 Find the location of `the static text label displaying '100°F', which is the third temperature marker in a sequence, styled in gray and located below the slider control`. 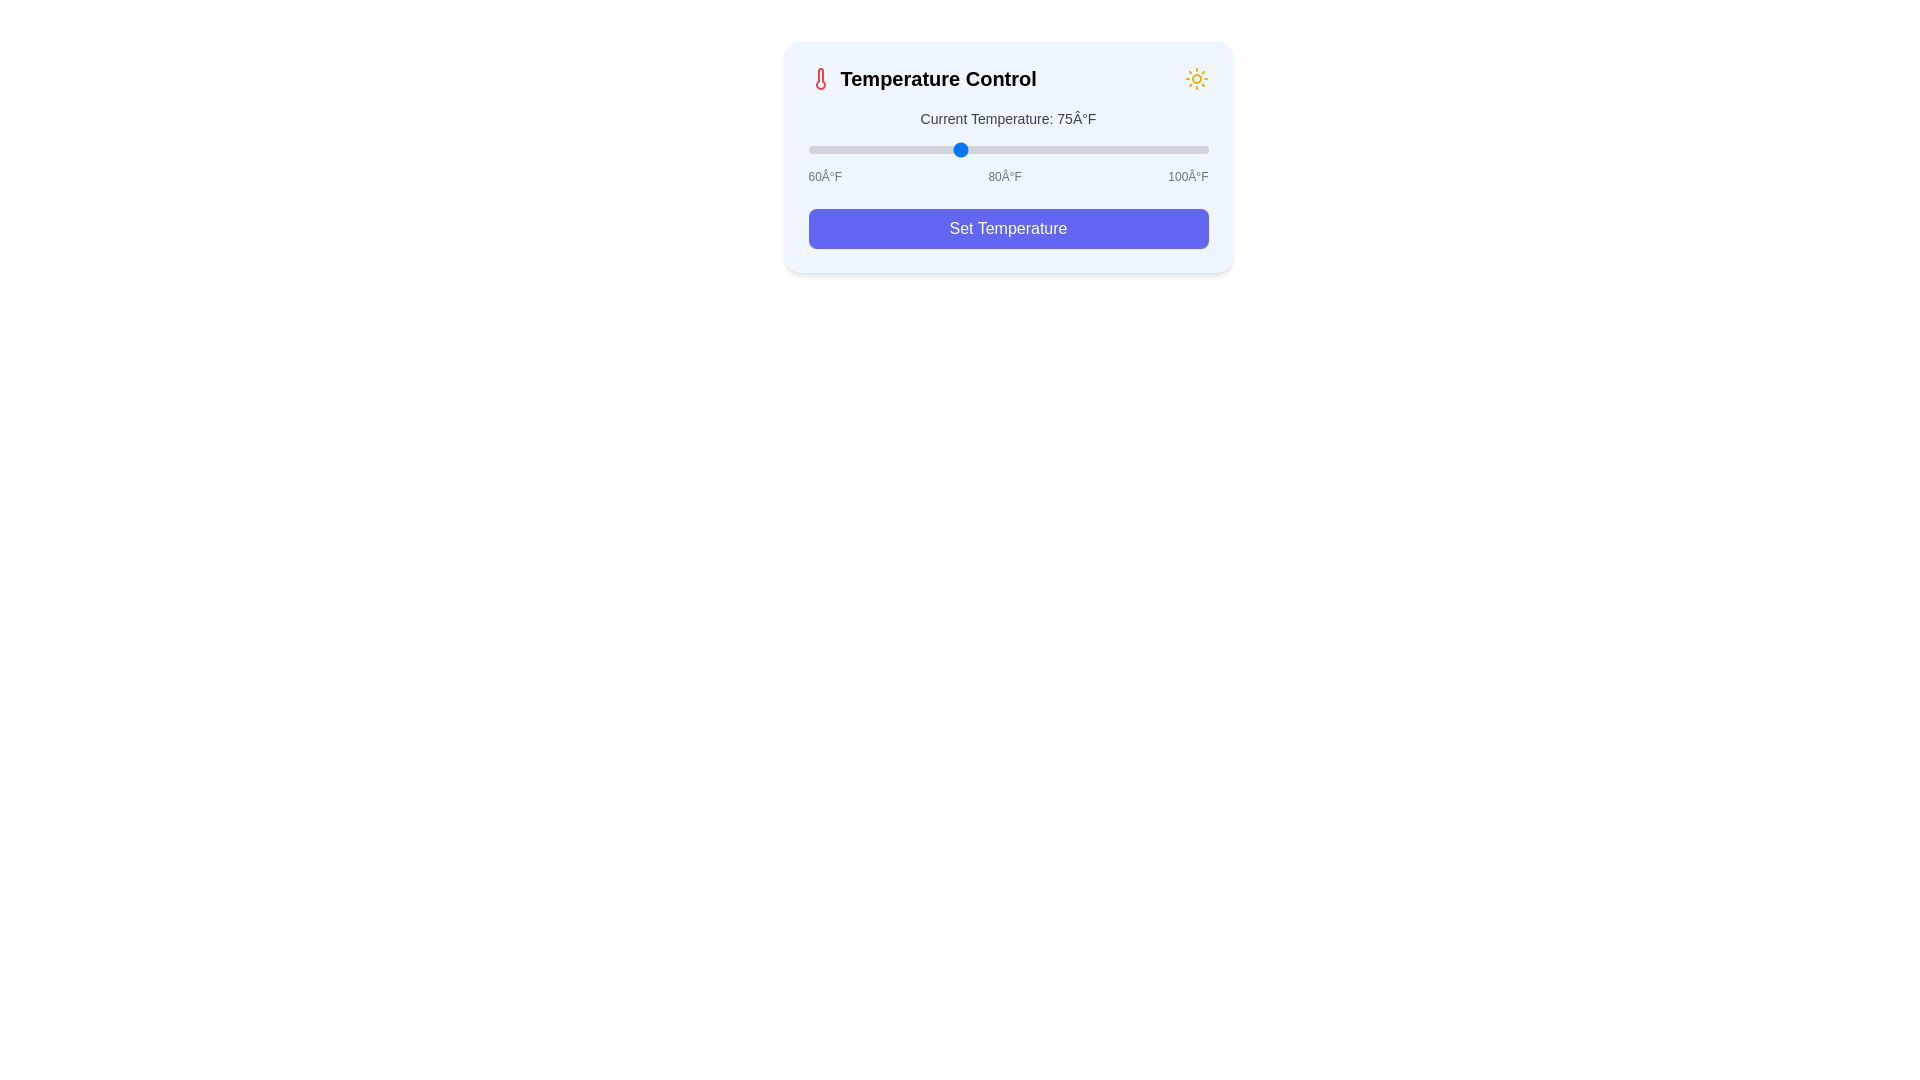

the static text label displaying '100°F', which is the third temperature marker in a sequence, styled in gray and located below the slider control is located at coordinates (1188, 176).